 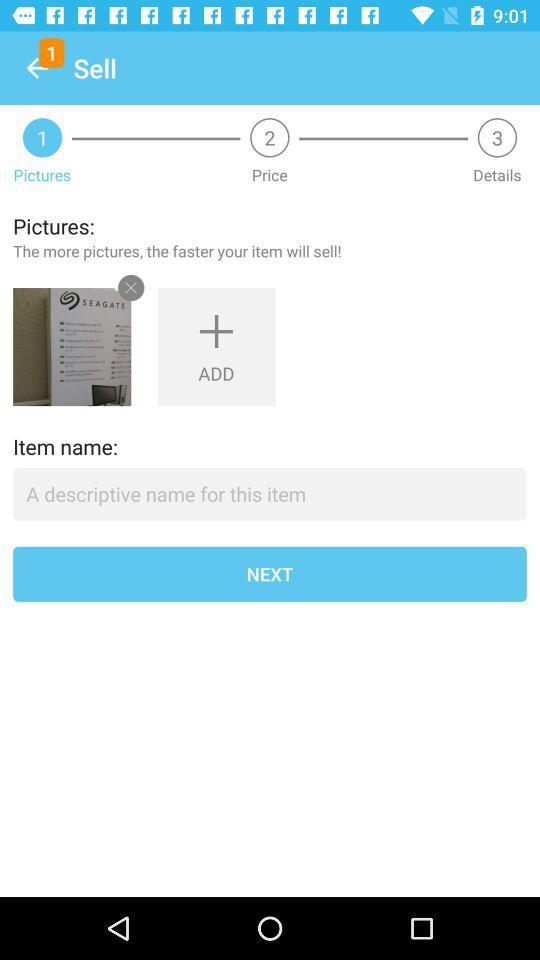 What do you see at coordinates (270, 493) in the screenshot?
I see `the icon below item name: item` at bounding box center [270, 493].